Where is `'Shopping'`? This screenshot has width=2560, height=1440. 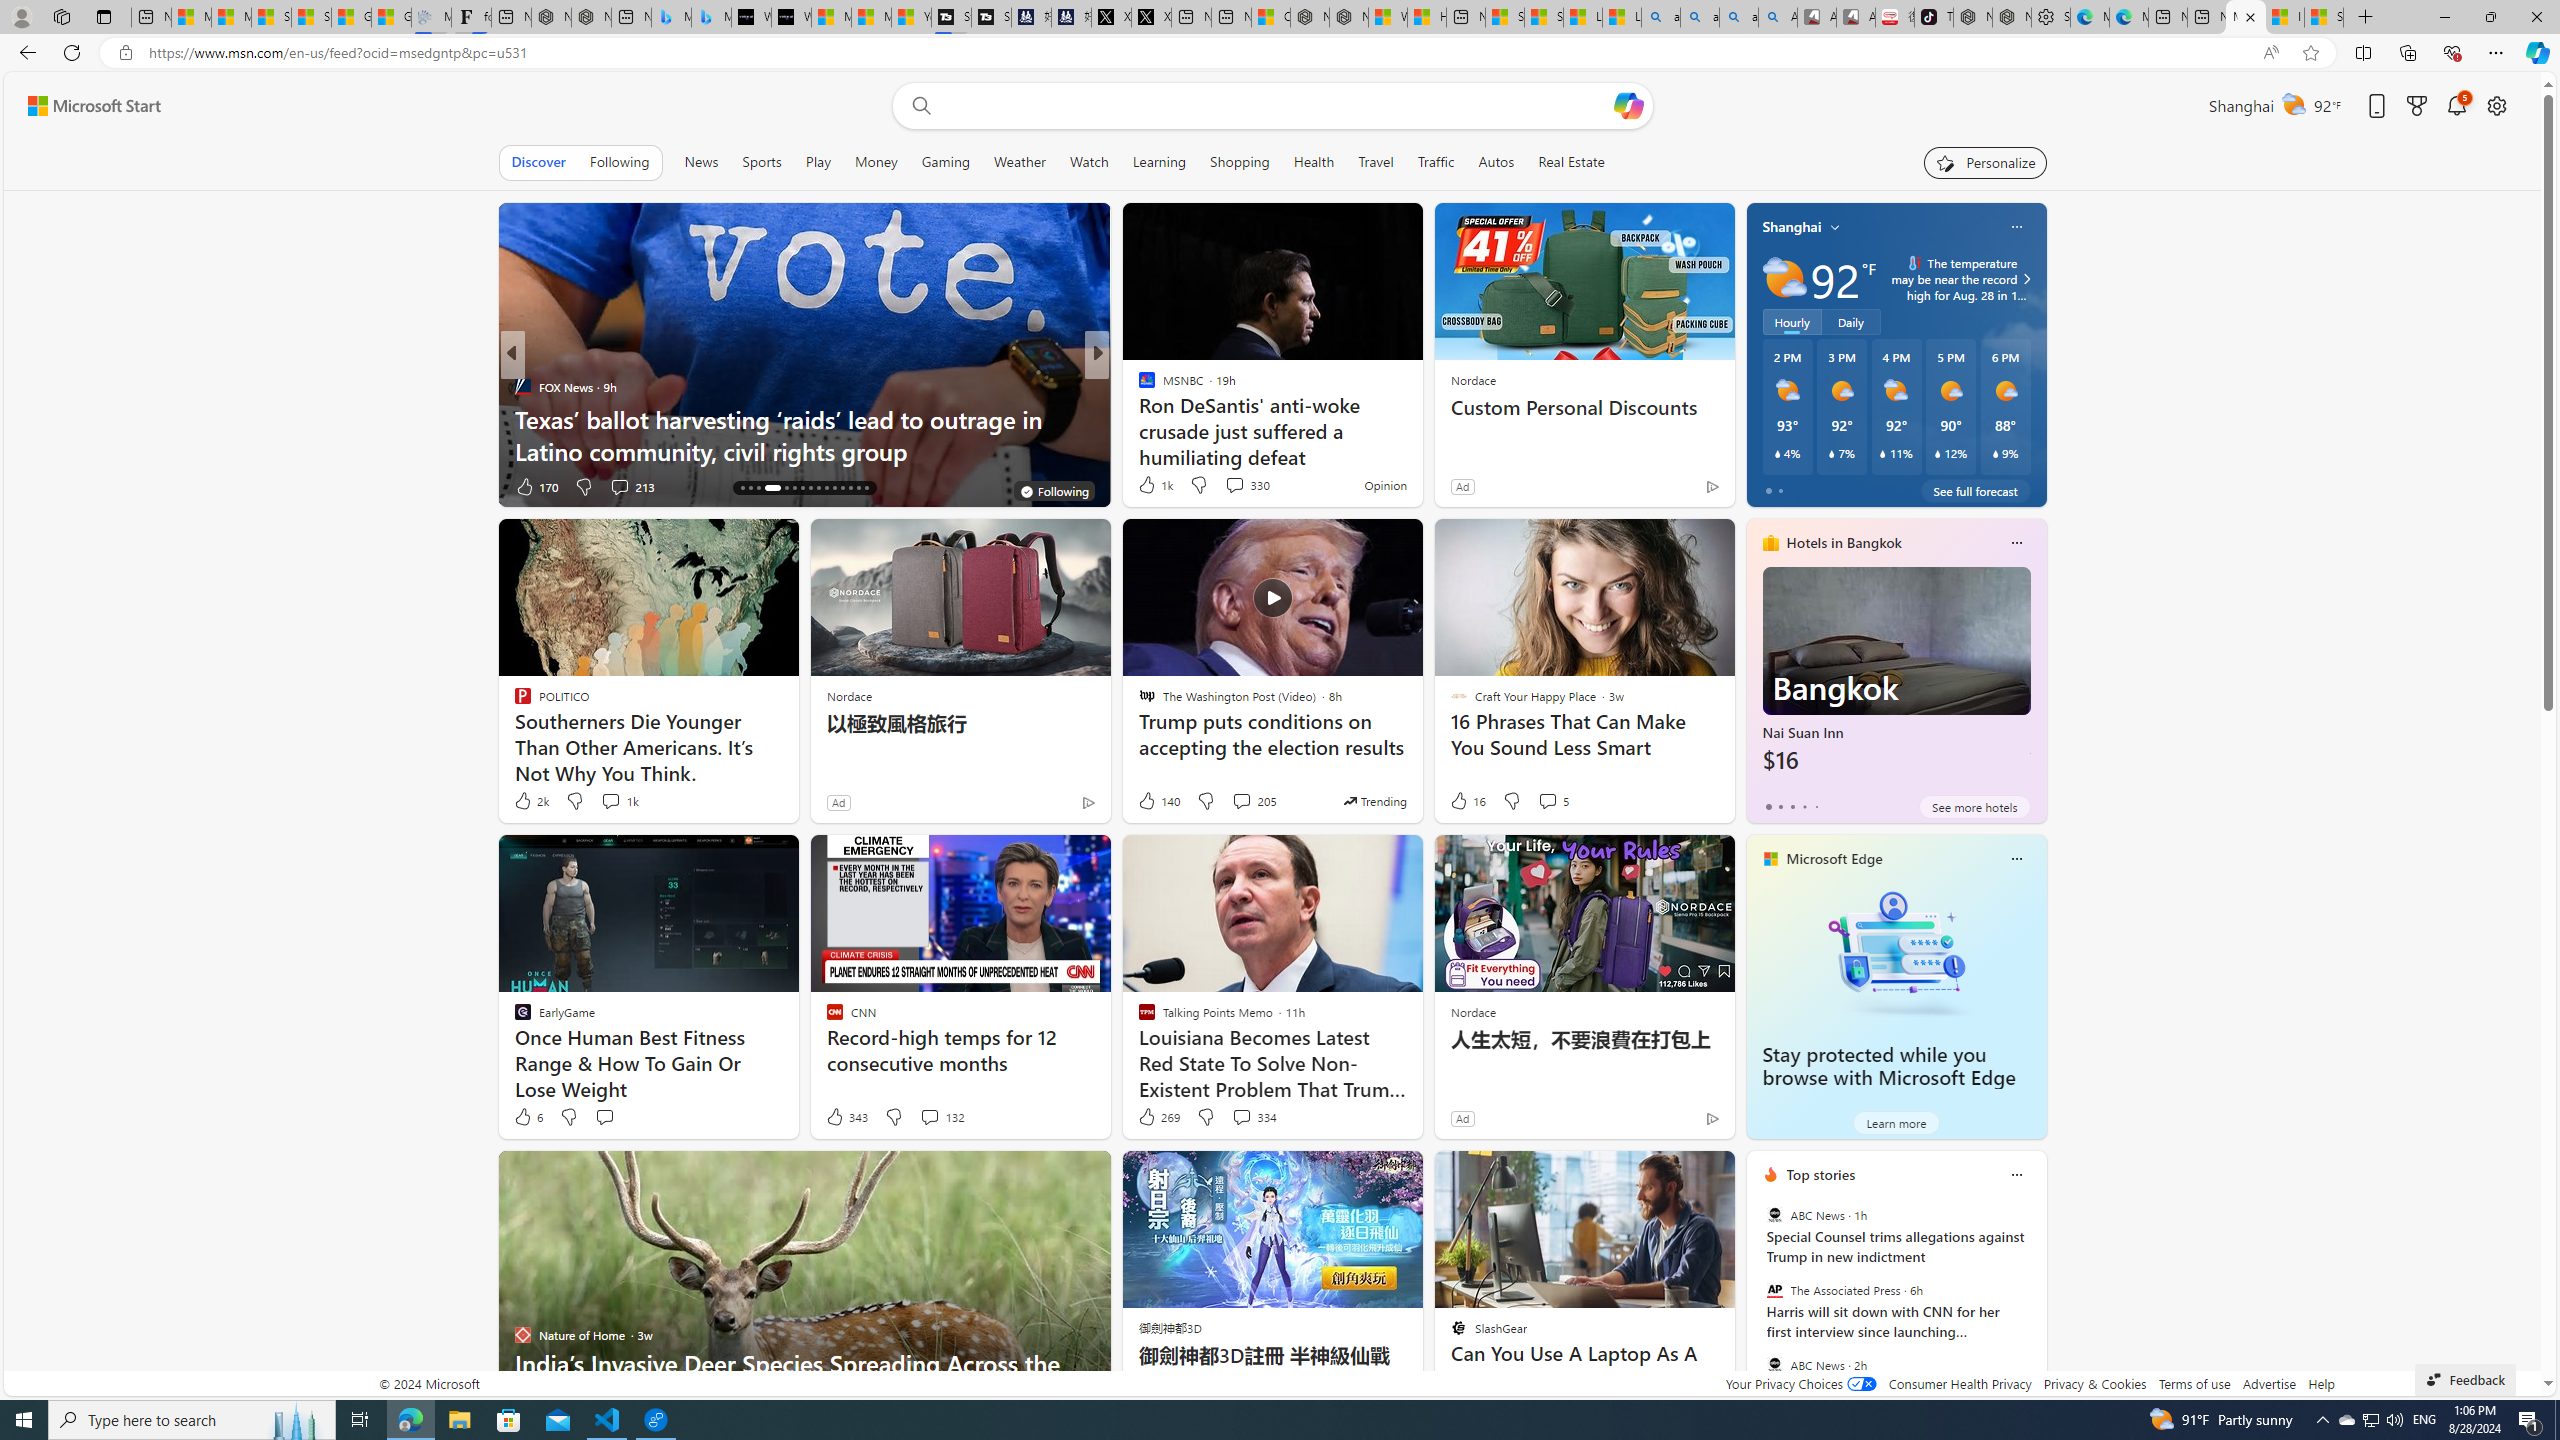 'Shopping' is located at coordinates (1239, 161).